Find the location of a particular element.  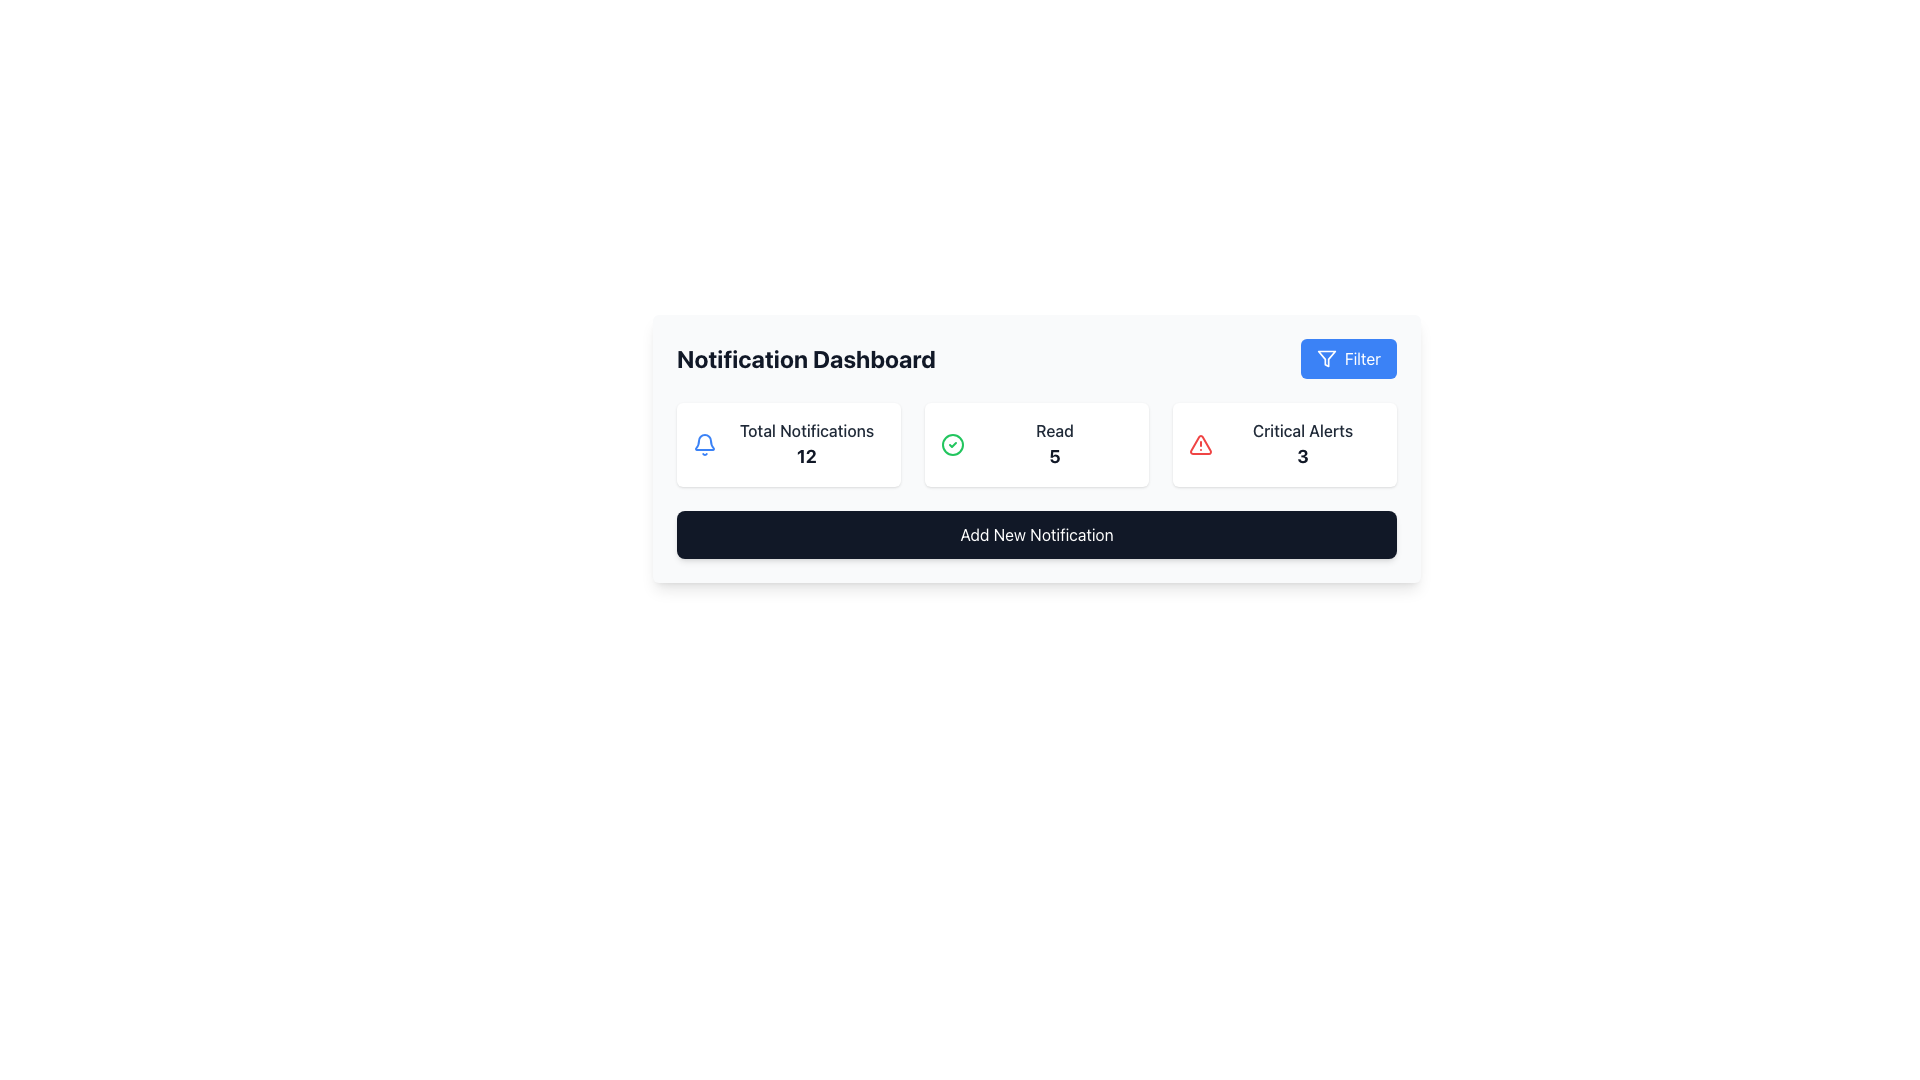

the notification information by interacting with the bell icon representing total notifications, located on the left side of the main notification panel, adjacent to the text 'Total Notifications' and the number '12' is located at coordinates (705, 443).